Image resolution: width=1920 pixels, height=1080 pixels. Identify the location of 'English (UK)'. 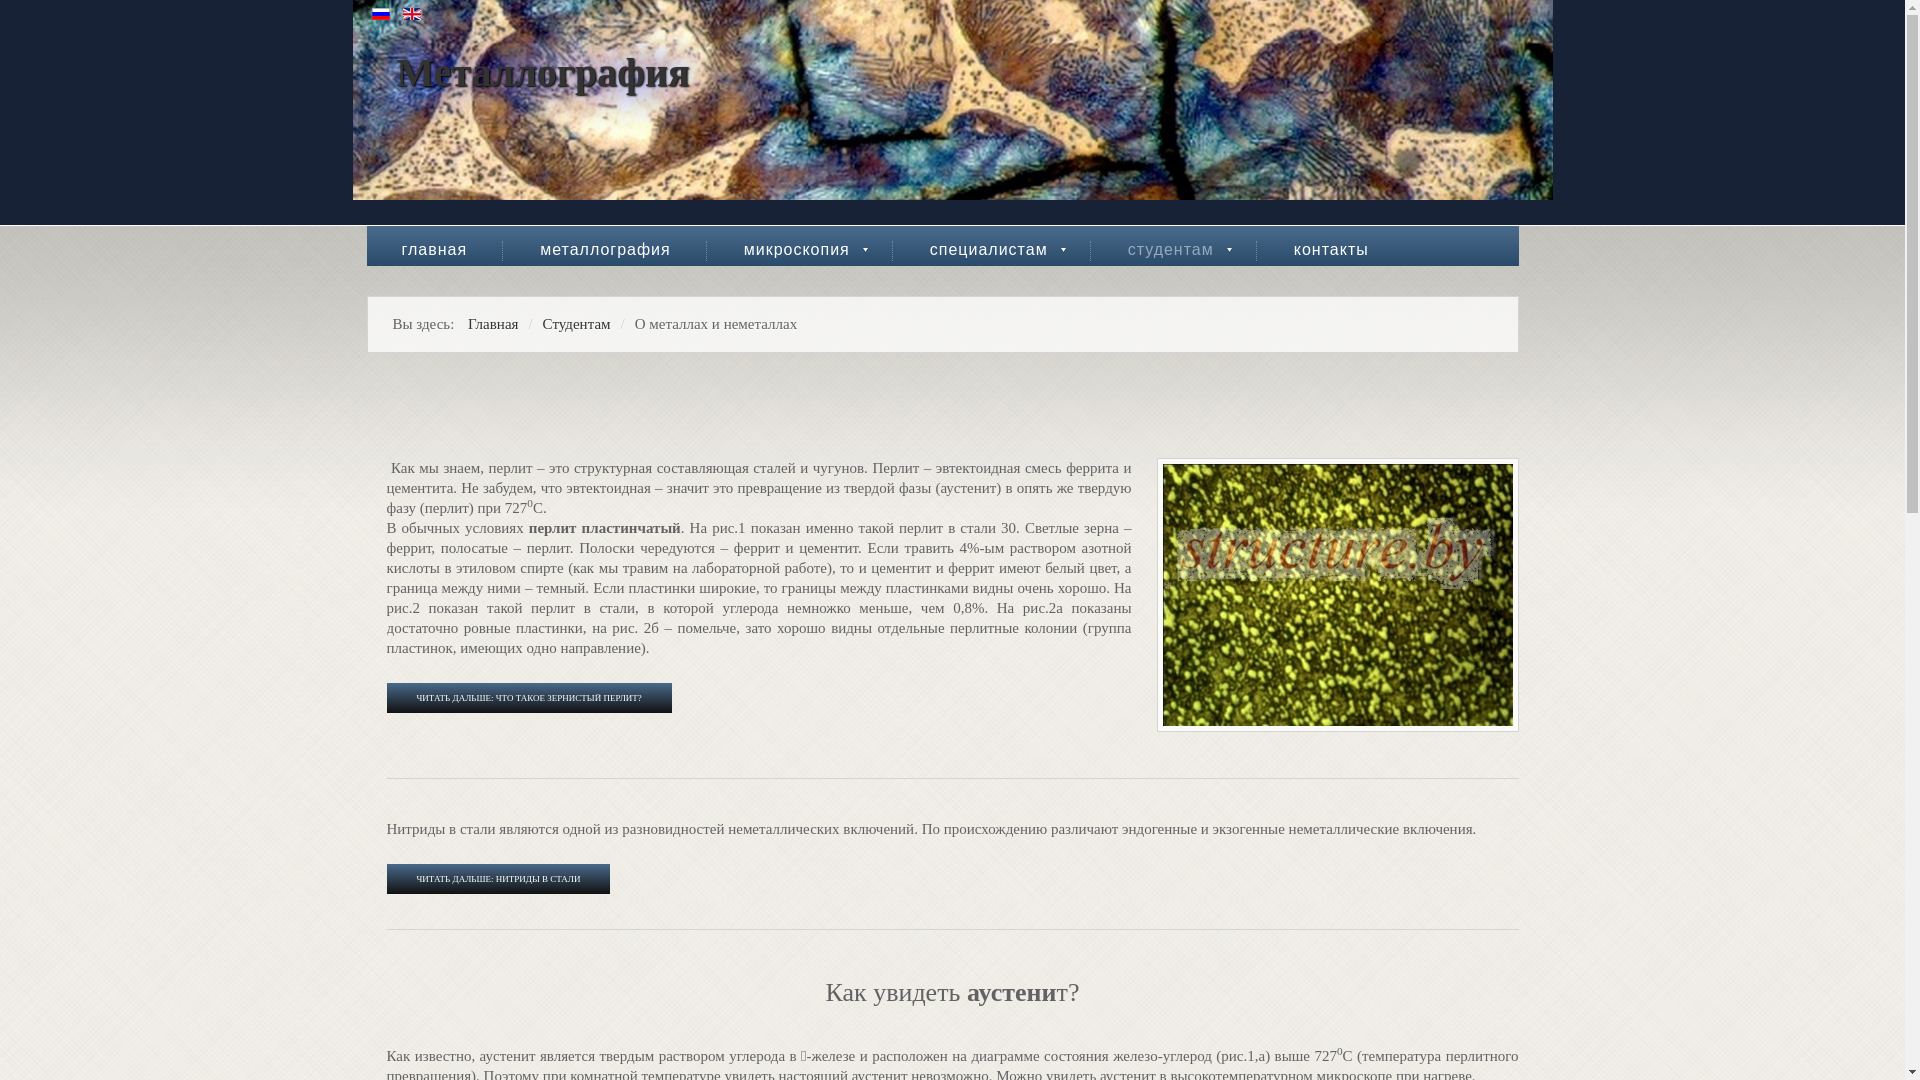
(411, 14).